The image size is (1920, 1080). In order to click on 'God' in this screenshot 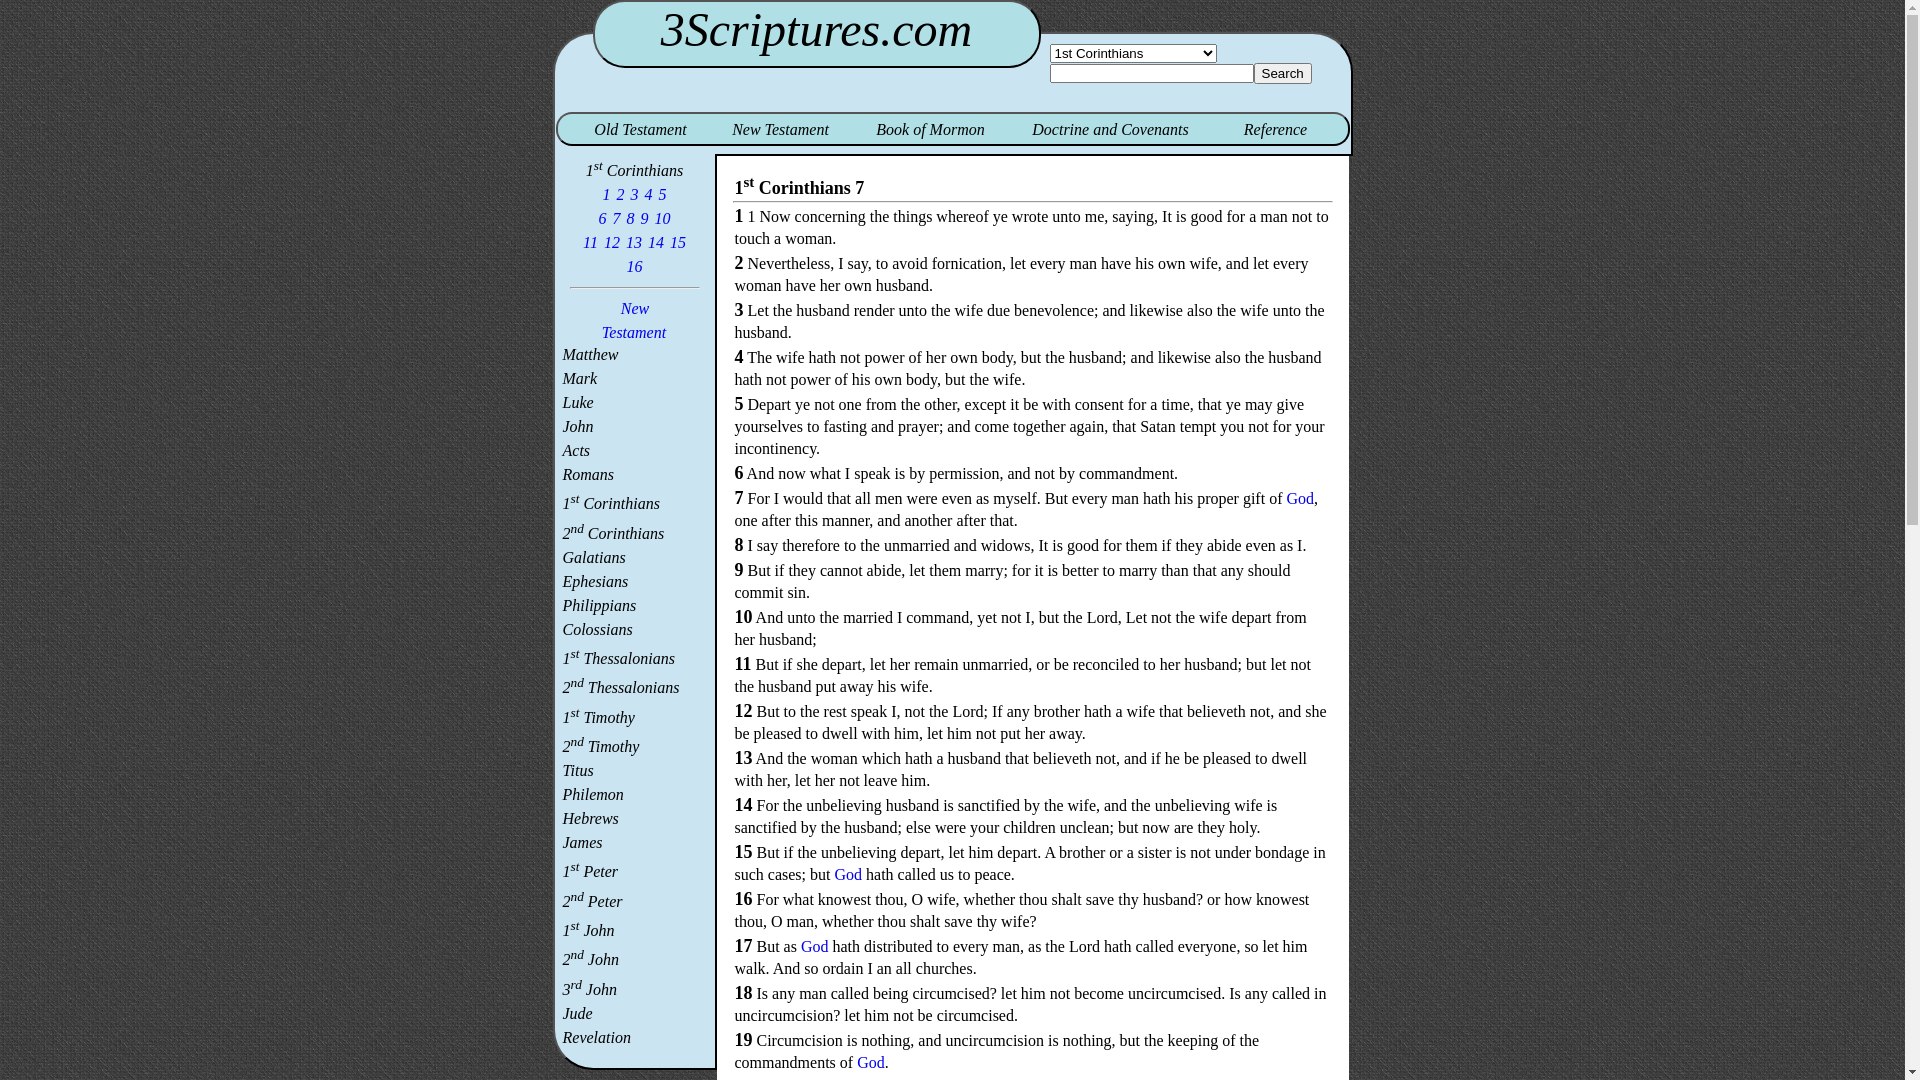, I will do `click(870, 1061)`.